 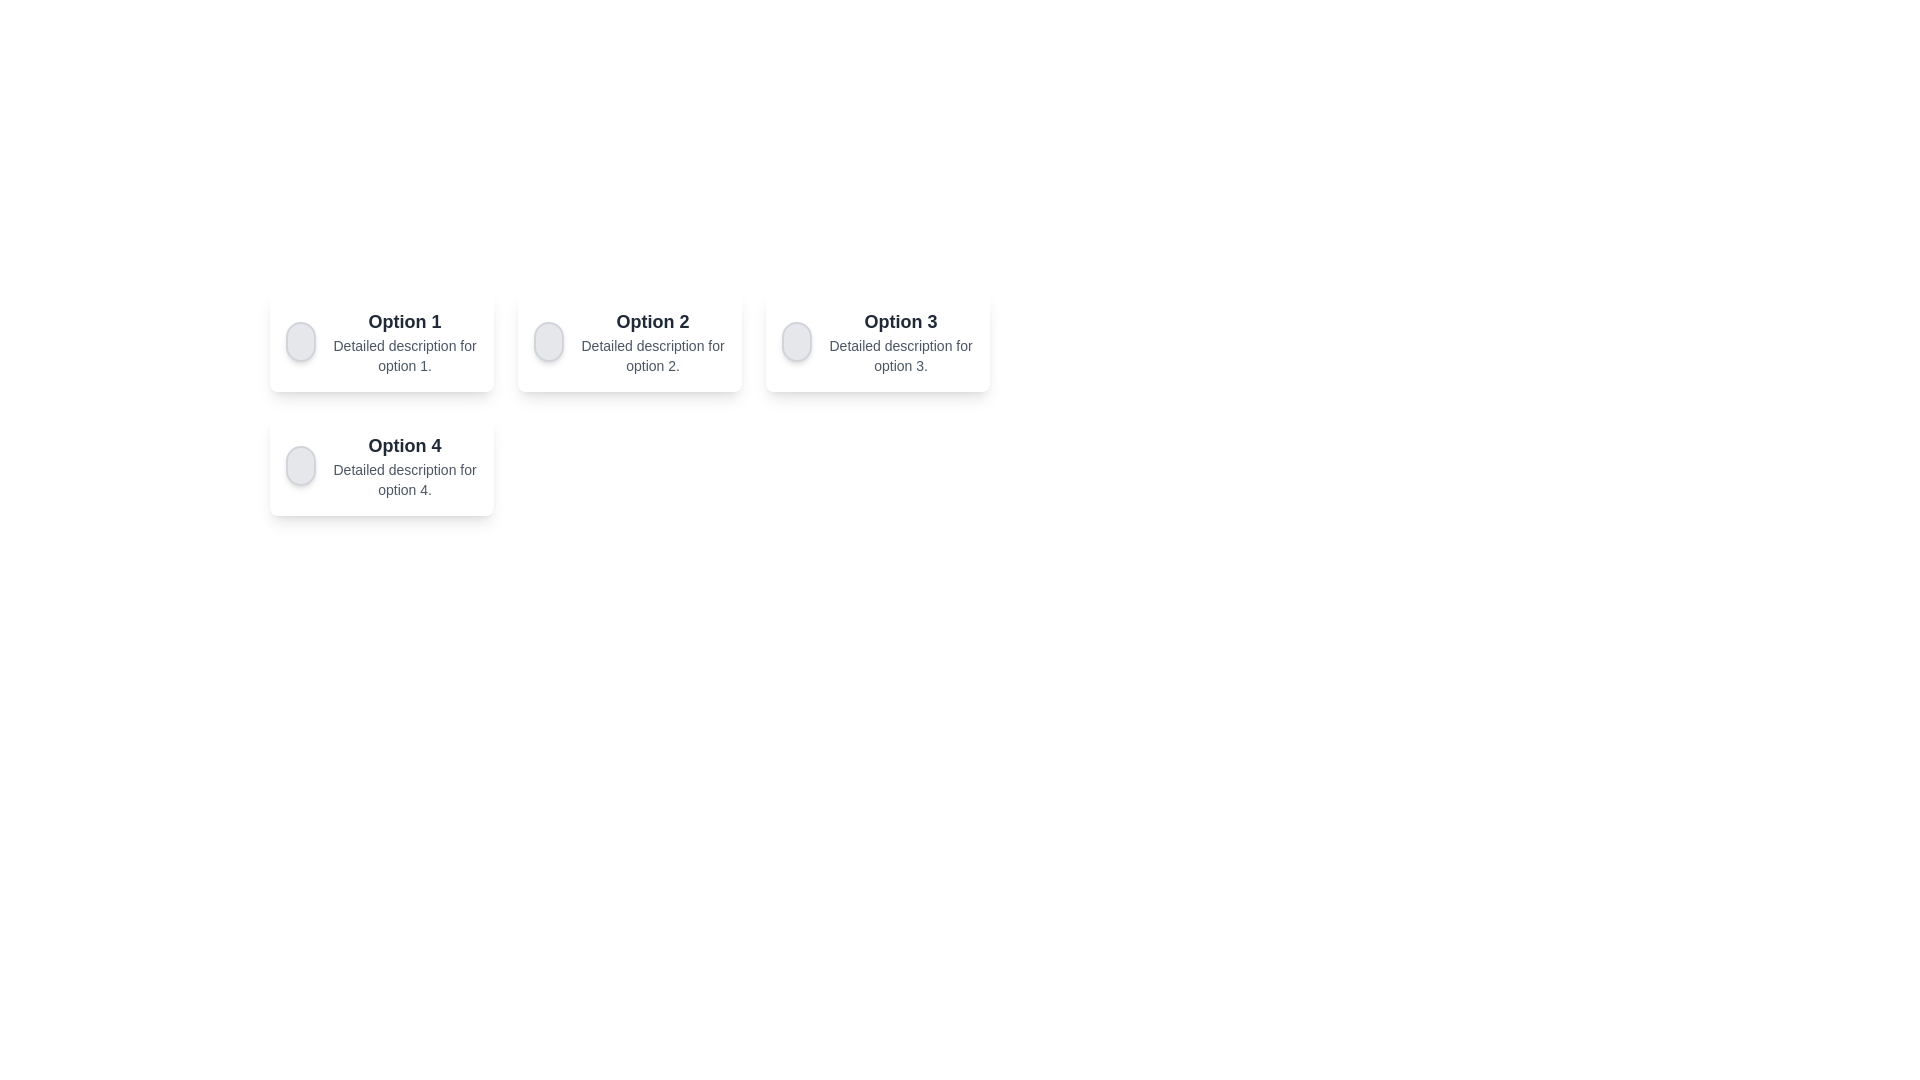 I want to click on the supplemental information Text Label located directly below the bold title text 'Option 3', which provides clarification for users, so click(x=900, y=354).